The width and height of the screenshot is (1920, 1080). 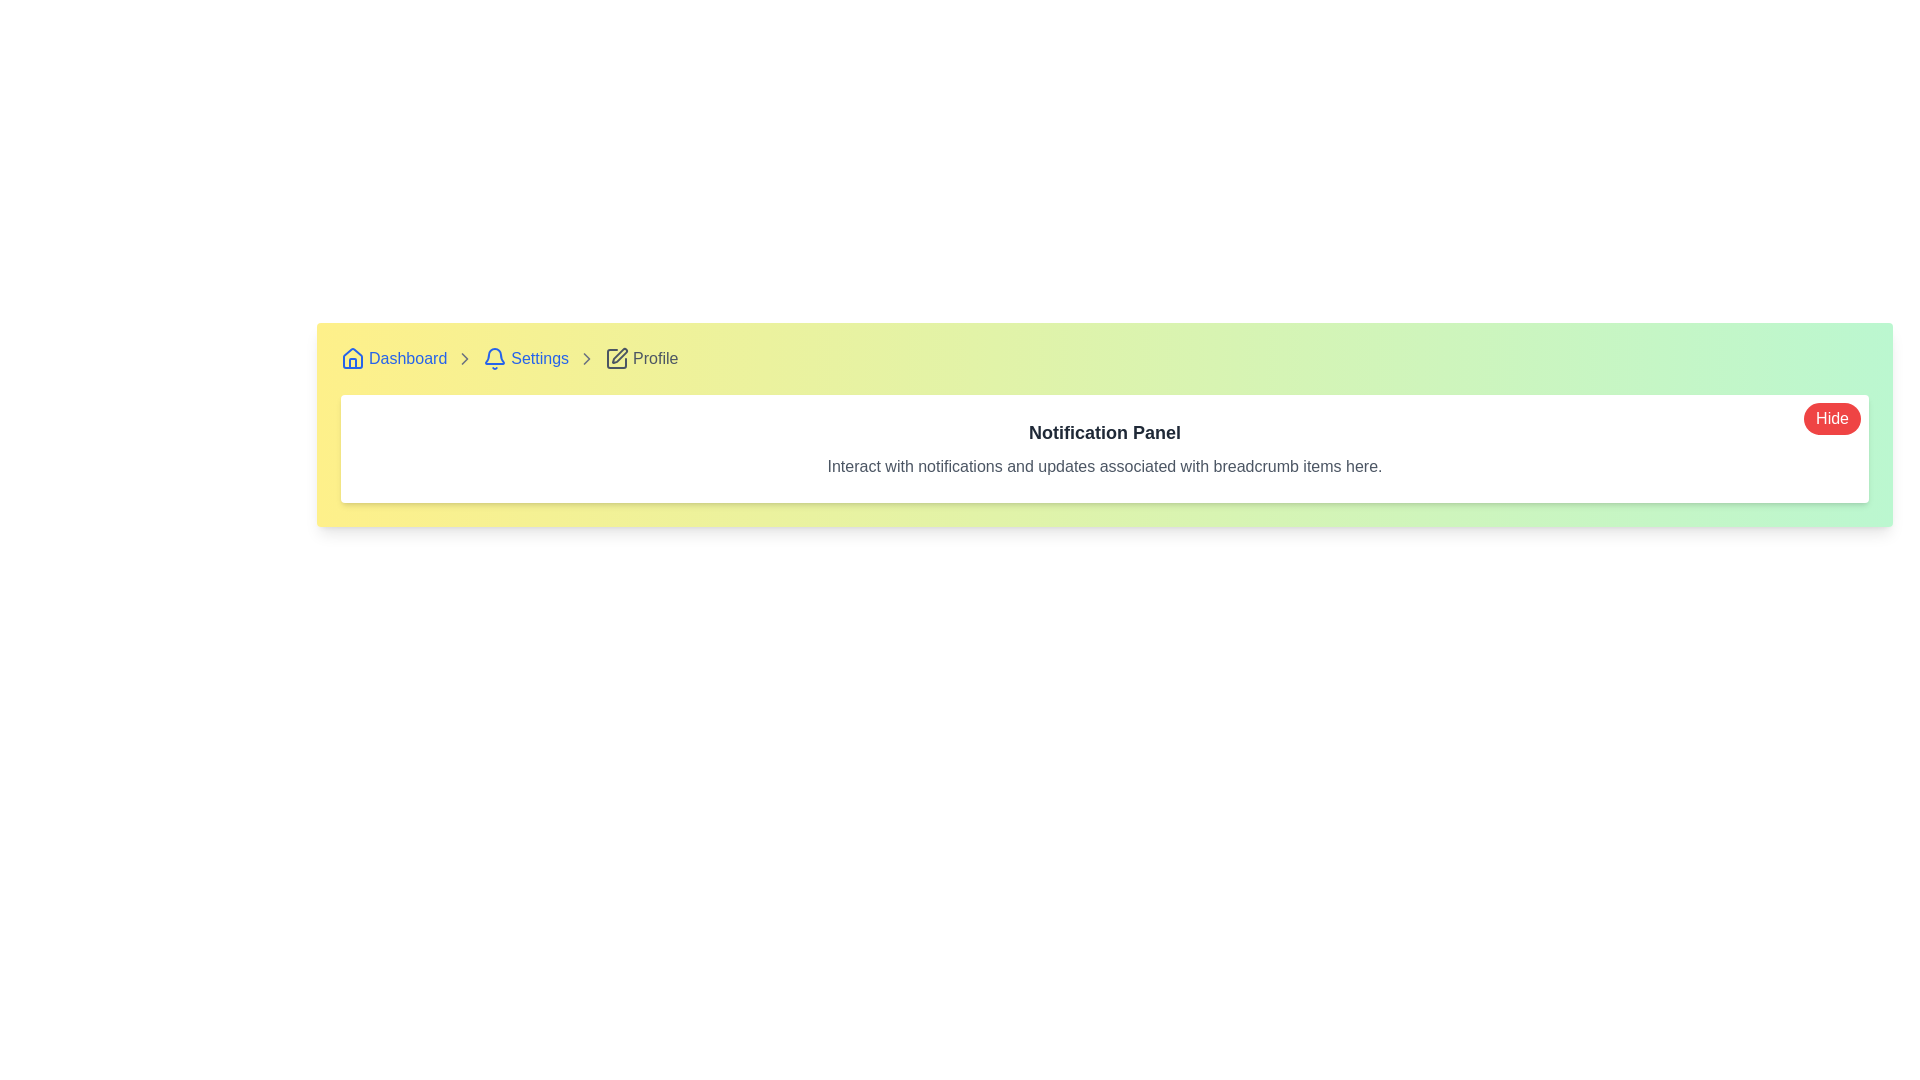 I want to click on the separator icon in the breadcrumb navigation that visually indicates progression between 'Settings' and 'Profile', so click(x=586, y=357).